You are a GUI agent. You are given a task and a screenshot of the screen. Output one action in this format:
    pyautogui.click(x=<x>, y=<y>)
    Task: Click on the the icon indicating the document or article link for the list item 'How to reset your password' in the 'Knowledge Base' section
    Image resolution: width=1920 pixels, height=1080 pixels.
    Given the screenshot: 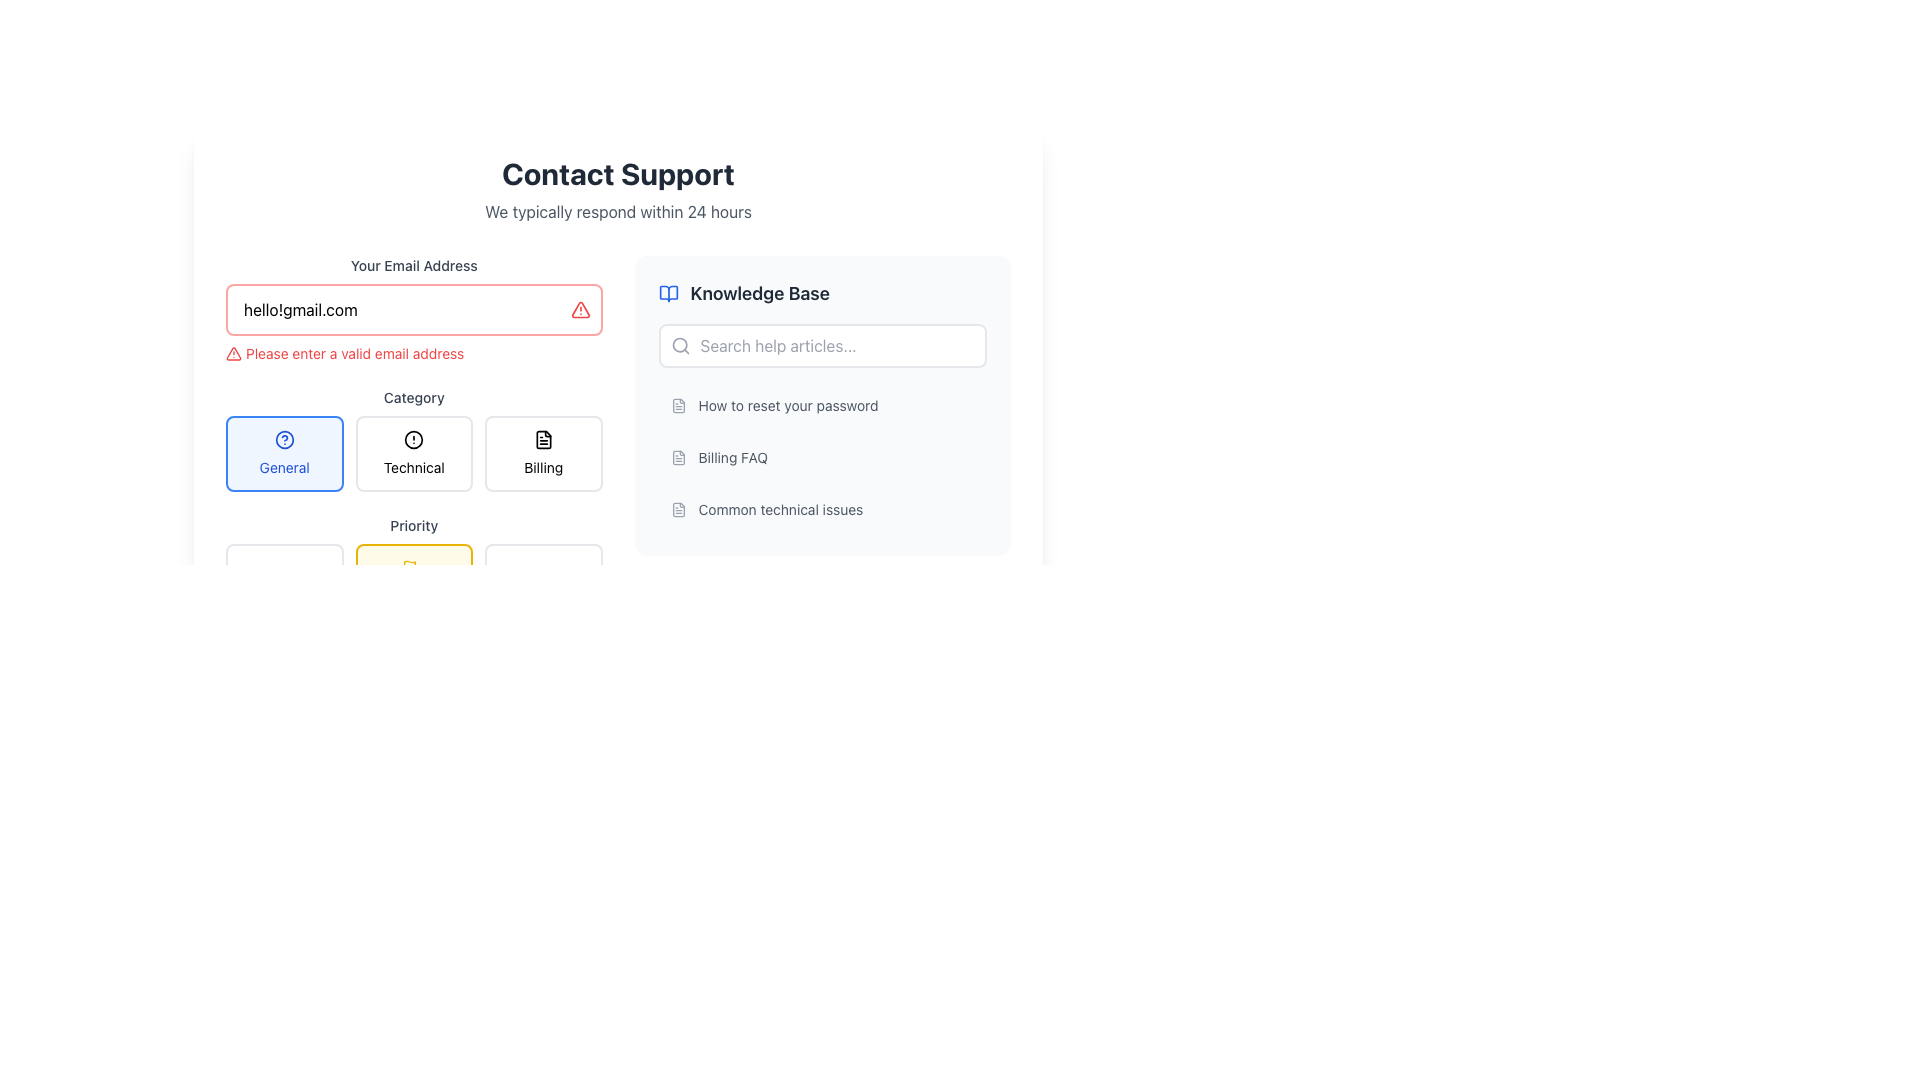 What is the action you would take?
    pyautogui.click(x=678, y=405)
    